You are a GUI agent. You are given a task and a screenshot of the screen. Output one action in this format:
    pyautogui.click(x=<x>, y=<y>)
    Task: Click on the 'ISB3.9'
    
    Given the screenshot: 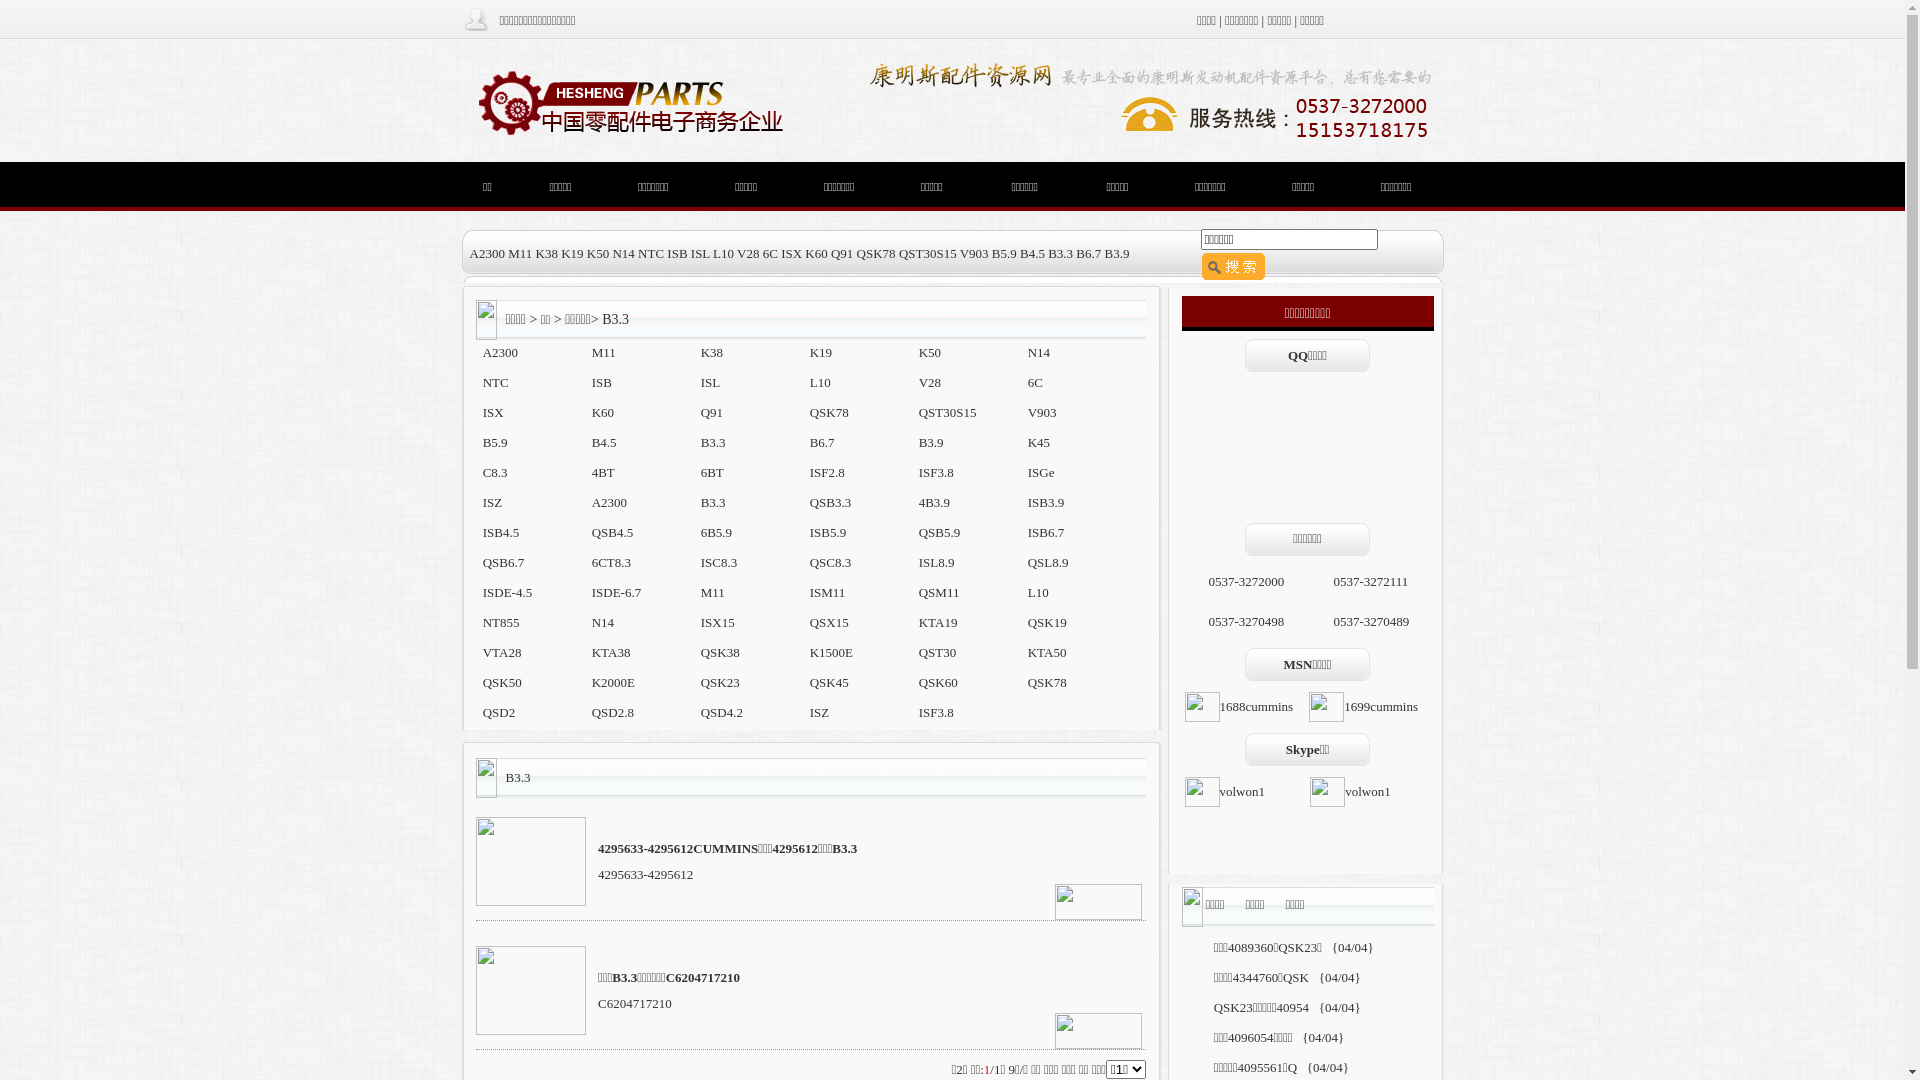 What is the action you would take?
    pyautogui.click(x=1027, y=501)
    